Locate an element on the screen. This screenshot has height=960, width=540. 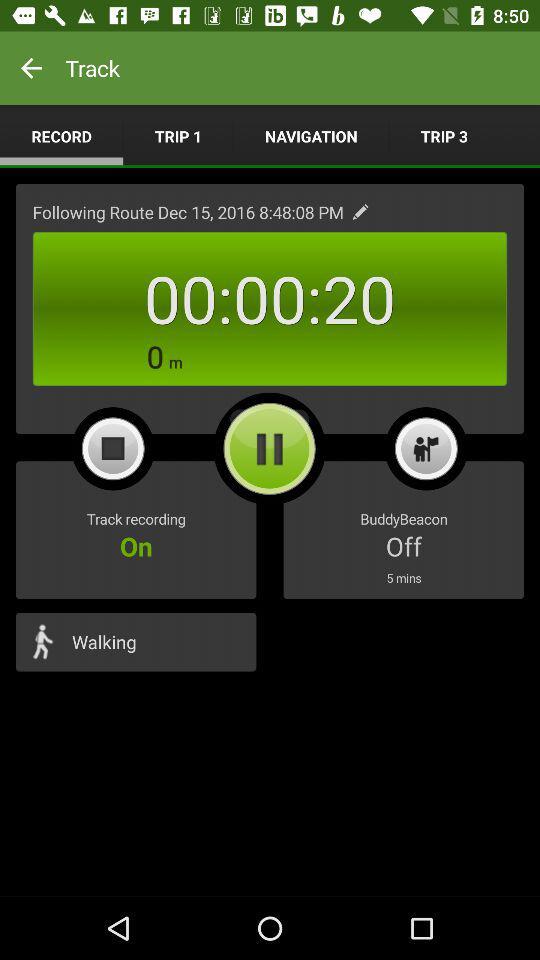
the item to the right of navigation item is located at coordinates (444, 135).